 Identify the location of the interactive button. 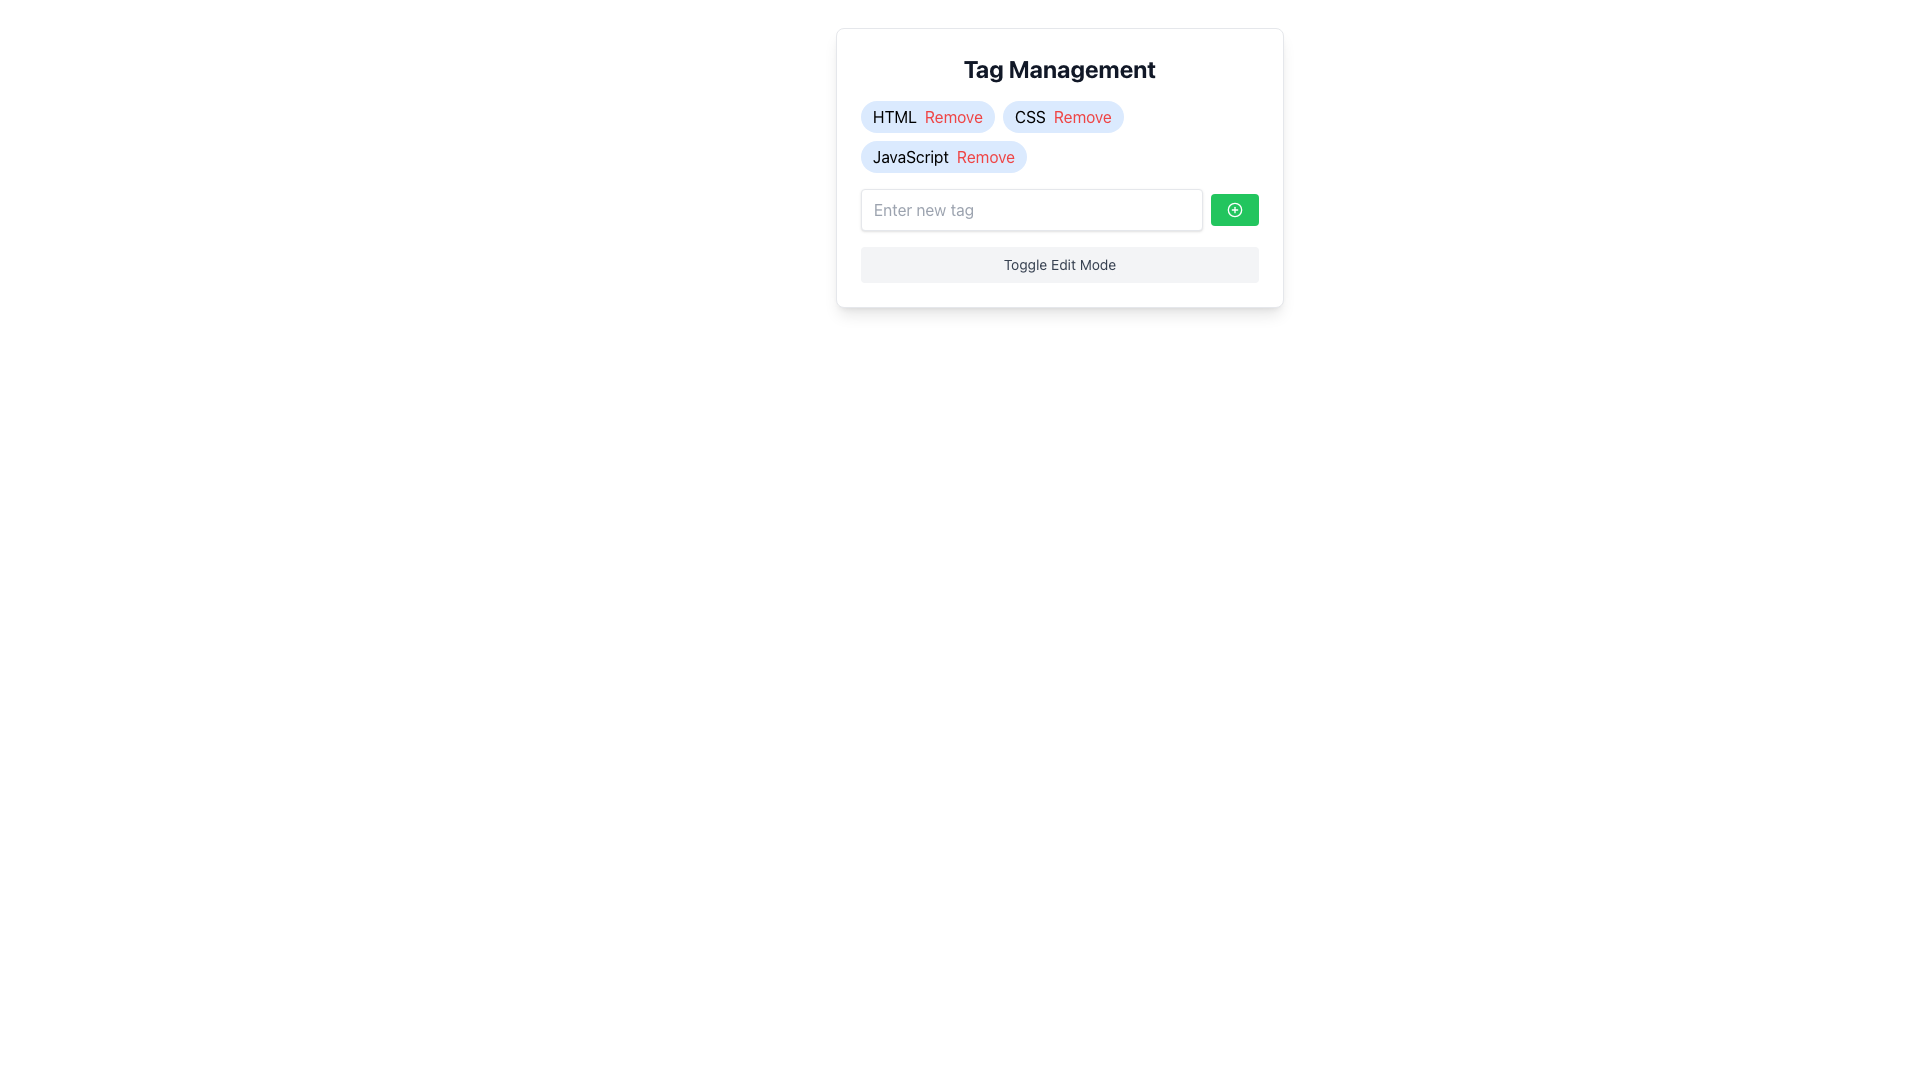
(1233, 209).